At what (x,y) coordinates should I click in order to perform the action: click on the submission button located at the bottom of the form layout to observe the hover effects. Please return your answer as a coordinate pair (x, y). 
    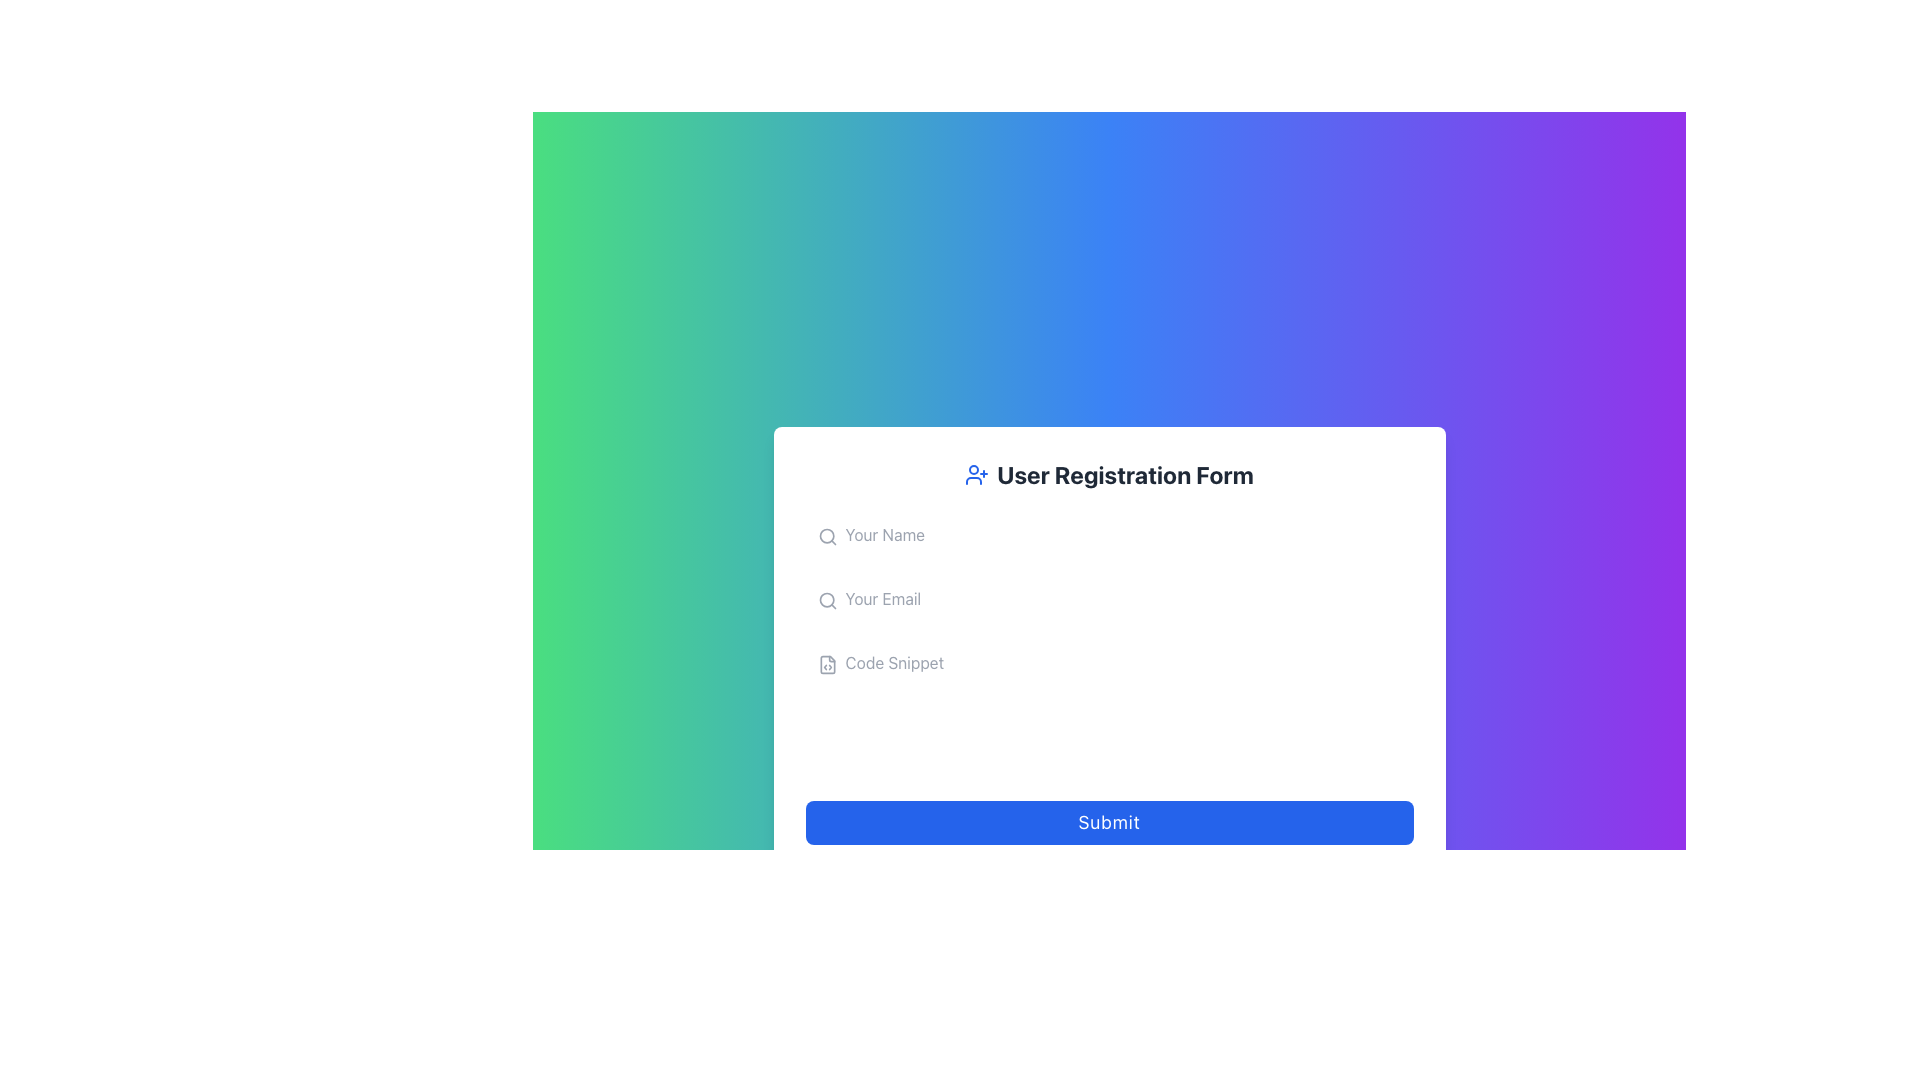
    Looking at the image, I should click on (1108, 822).